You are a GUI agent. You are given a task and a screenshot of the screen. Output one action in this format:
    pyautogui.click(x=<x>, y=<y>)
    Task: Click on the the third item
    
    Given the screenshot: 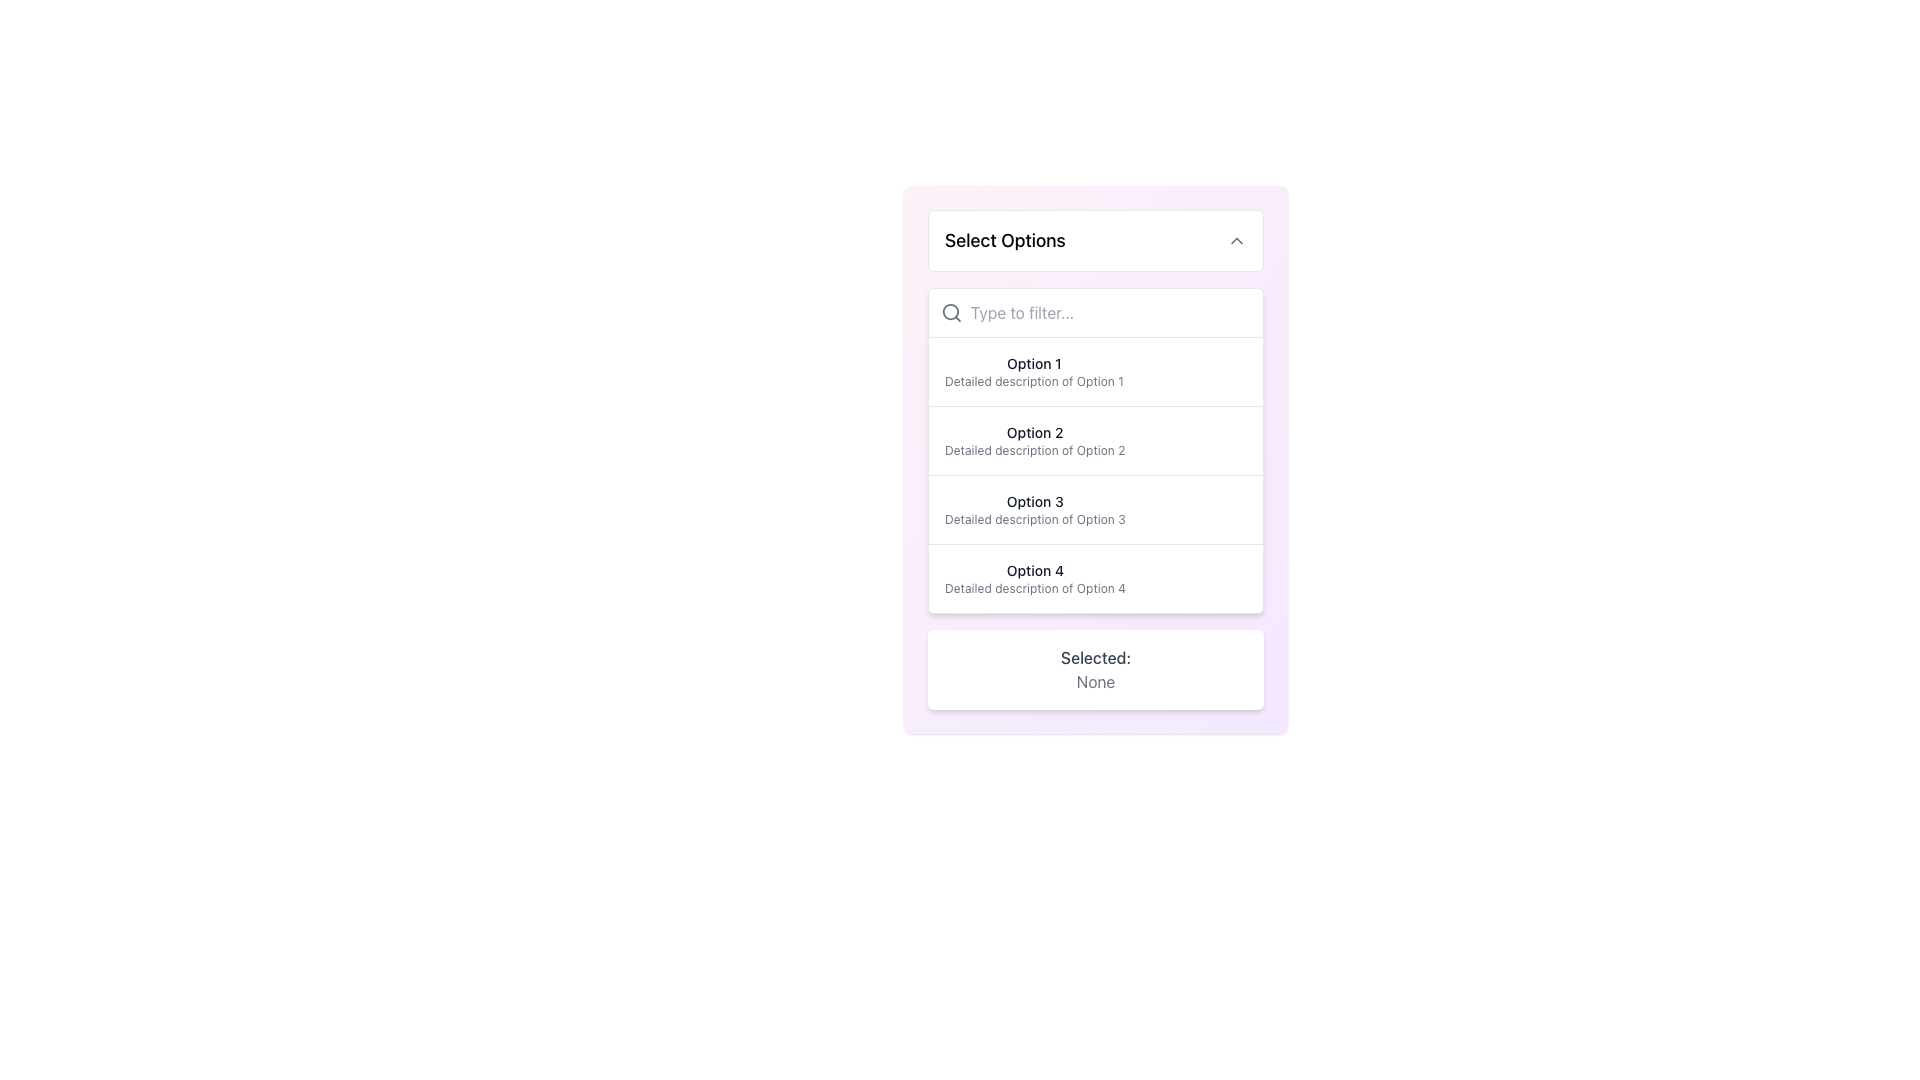 What is the action you would take?
    pyautogui.click(x=1094, y=508)
    